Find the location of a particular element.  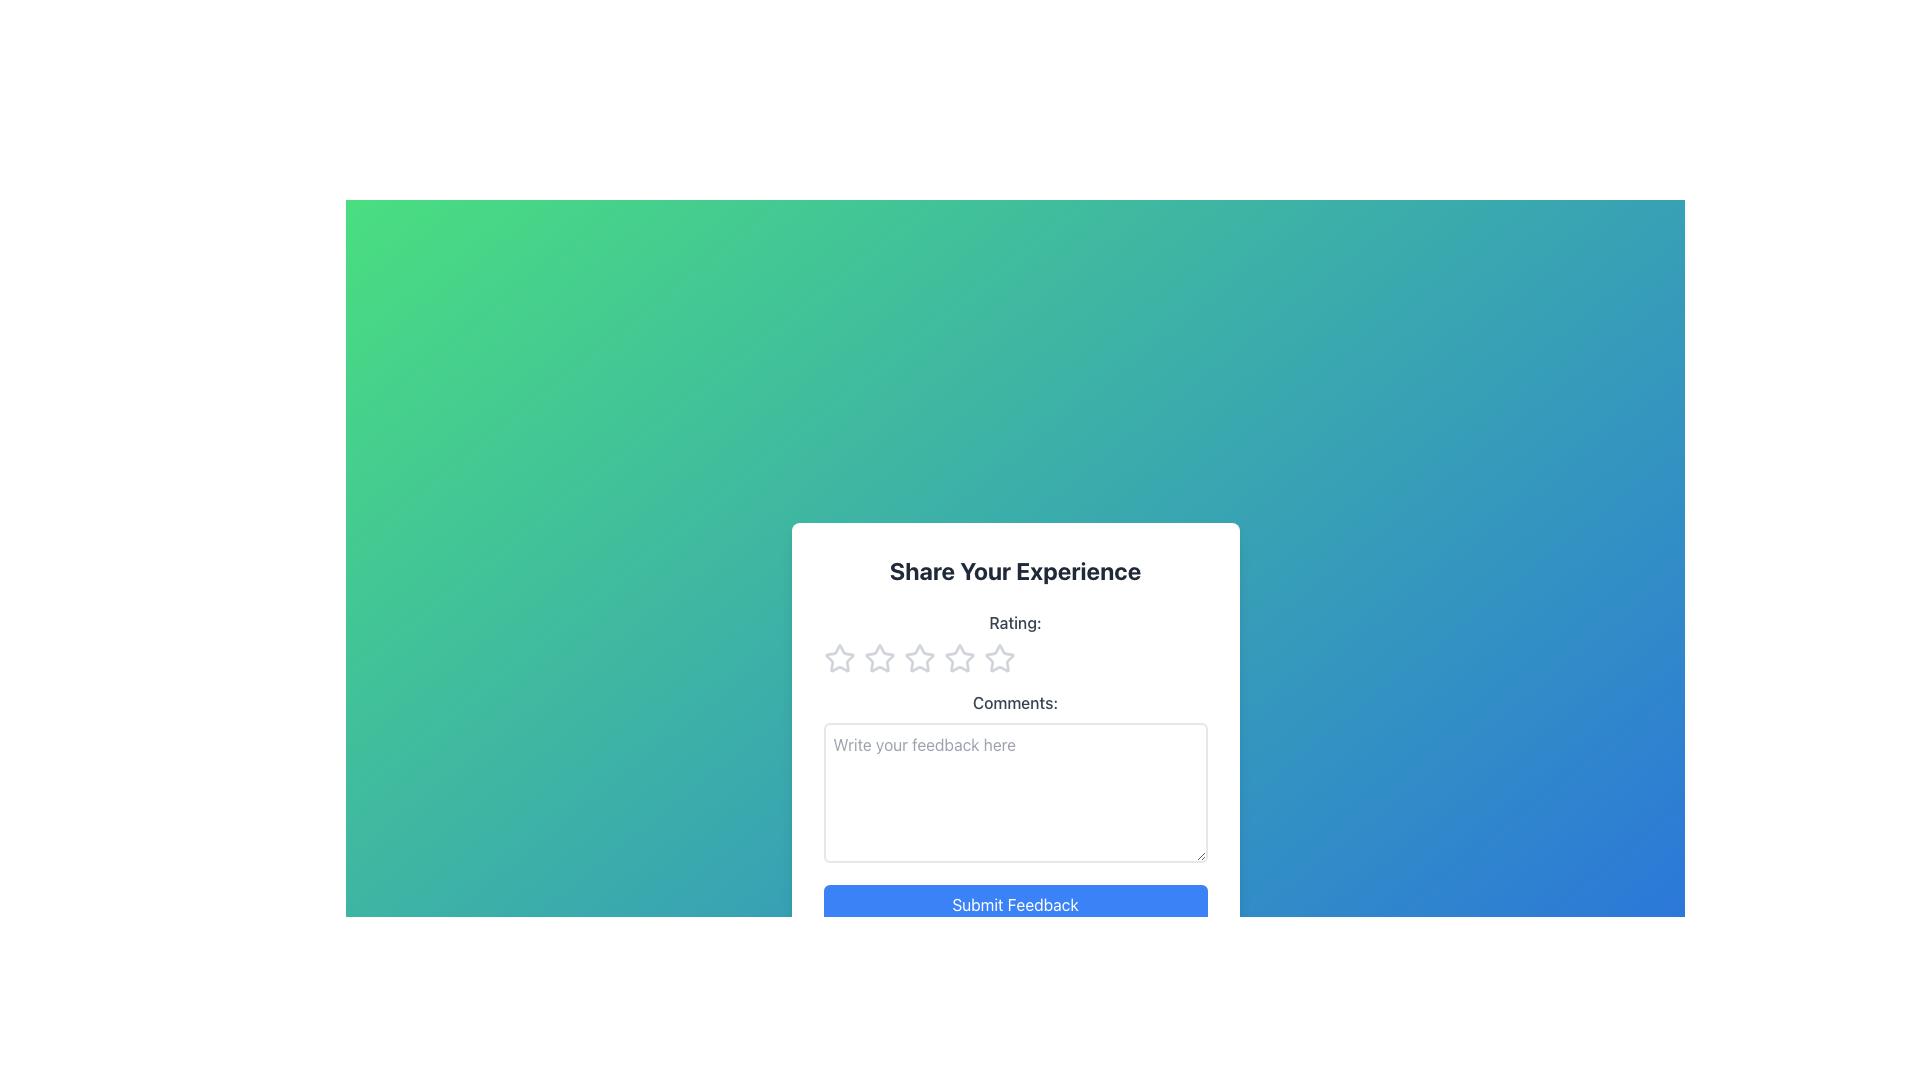

the interactive star-based rating control located below the 'Rating:' section to set a rating is located at coordinates (1015, 659).